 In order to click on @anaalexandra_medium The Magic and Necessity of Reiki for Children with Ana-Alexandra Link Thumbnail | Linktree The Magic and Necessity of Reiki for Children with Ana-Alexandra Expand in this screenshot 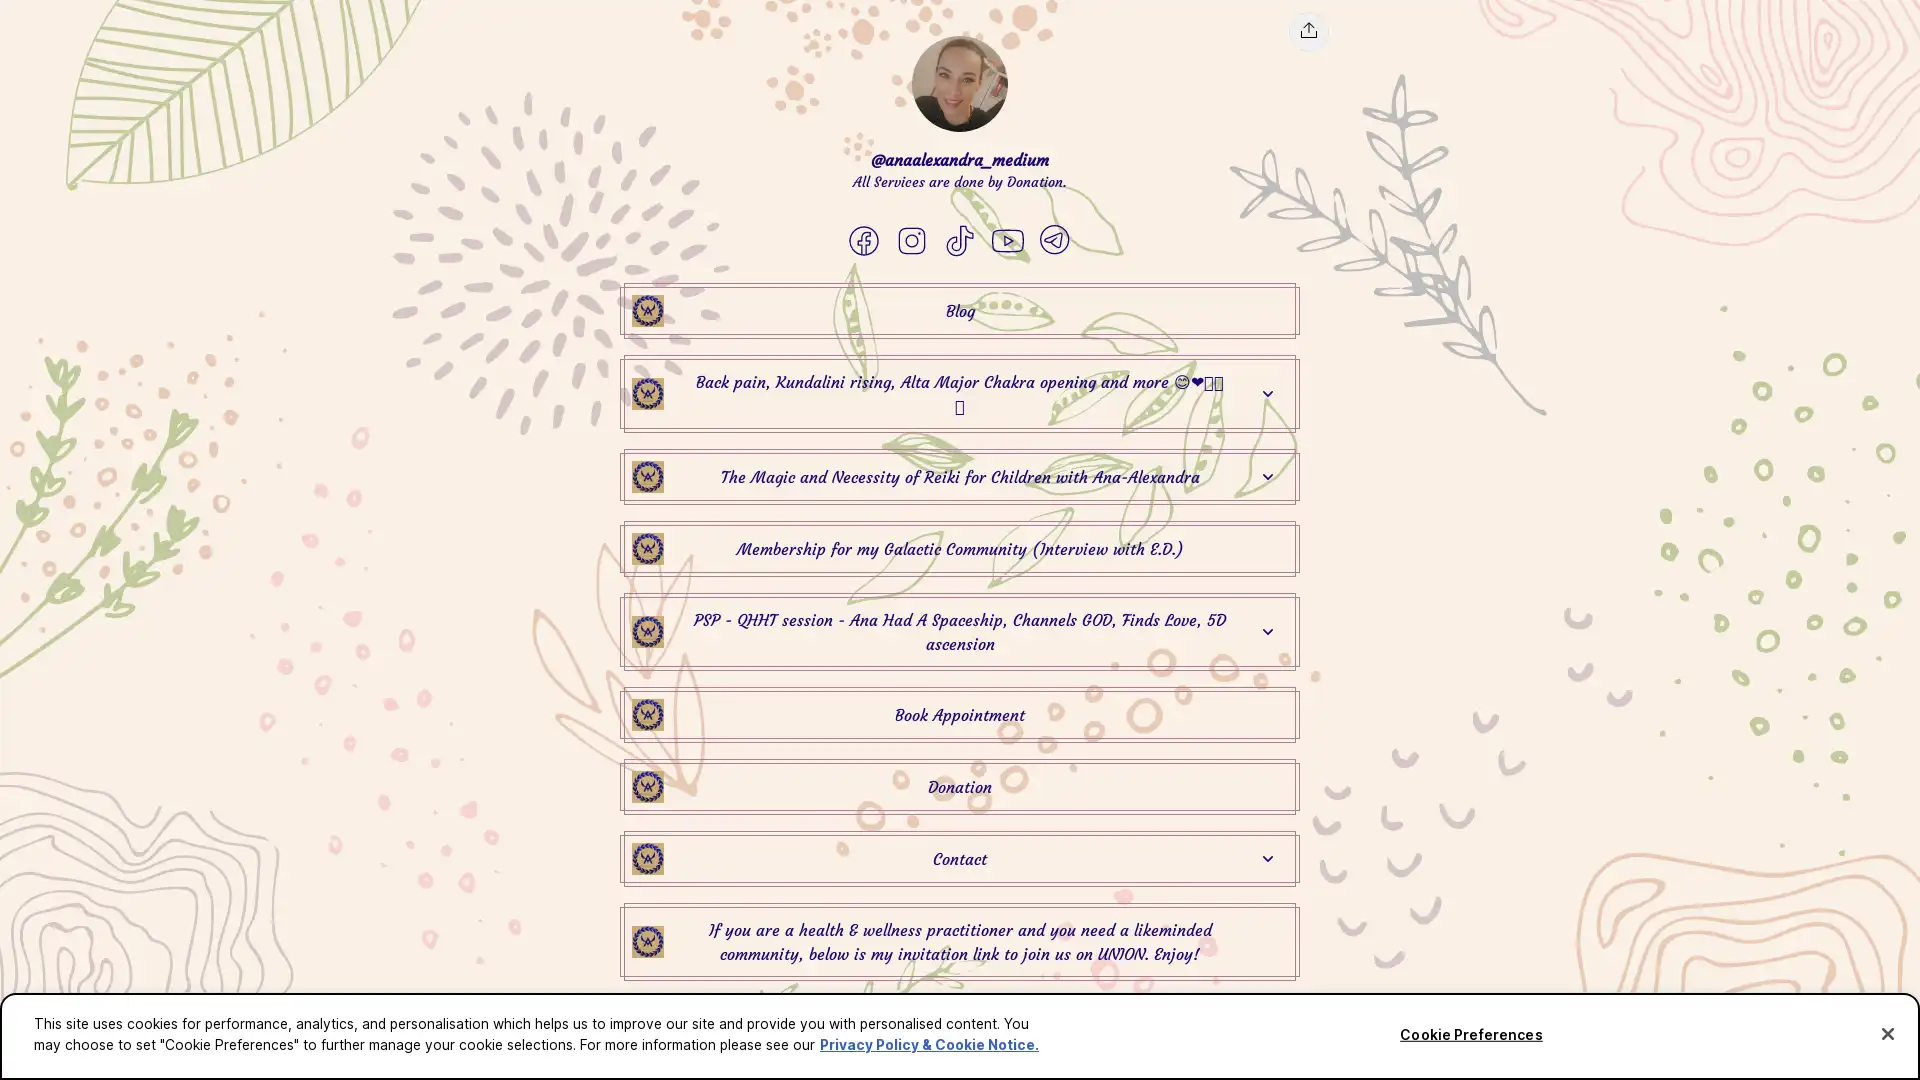, I will do `click(960, 477)`.